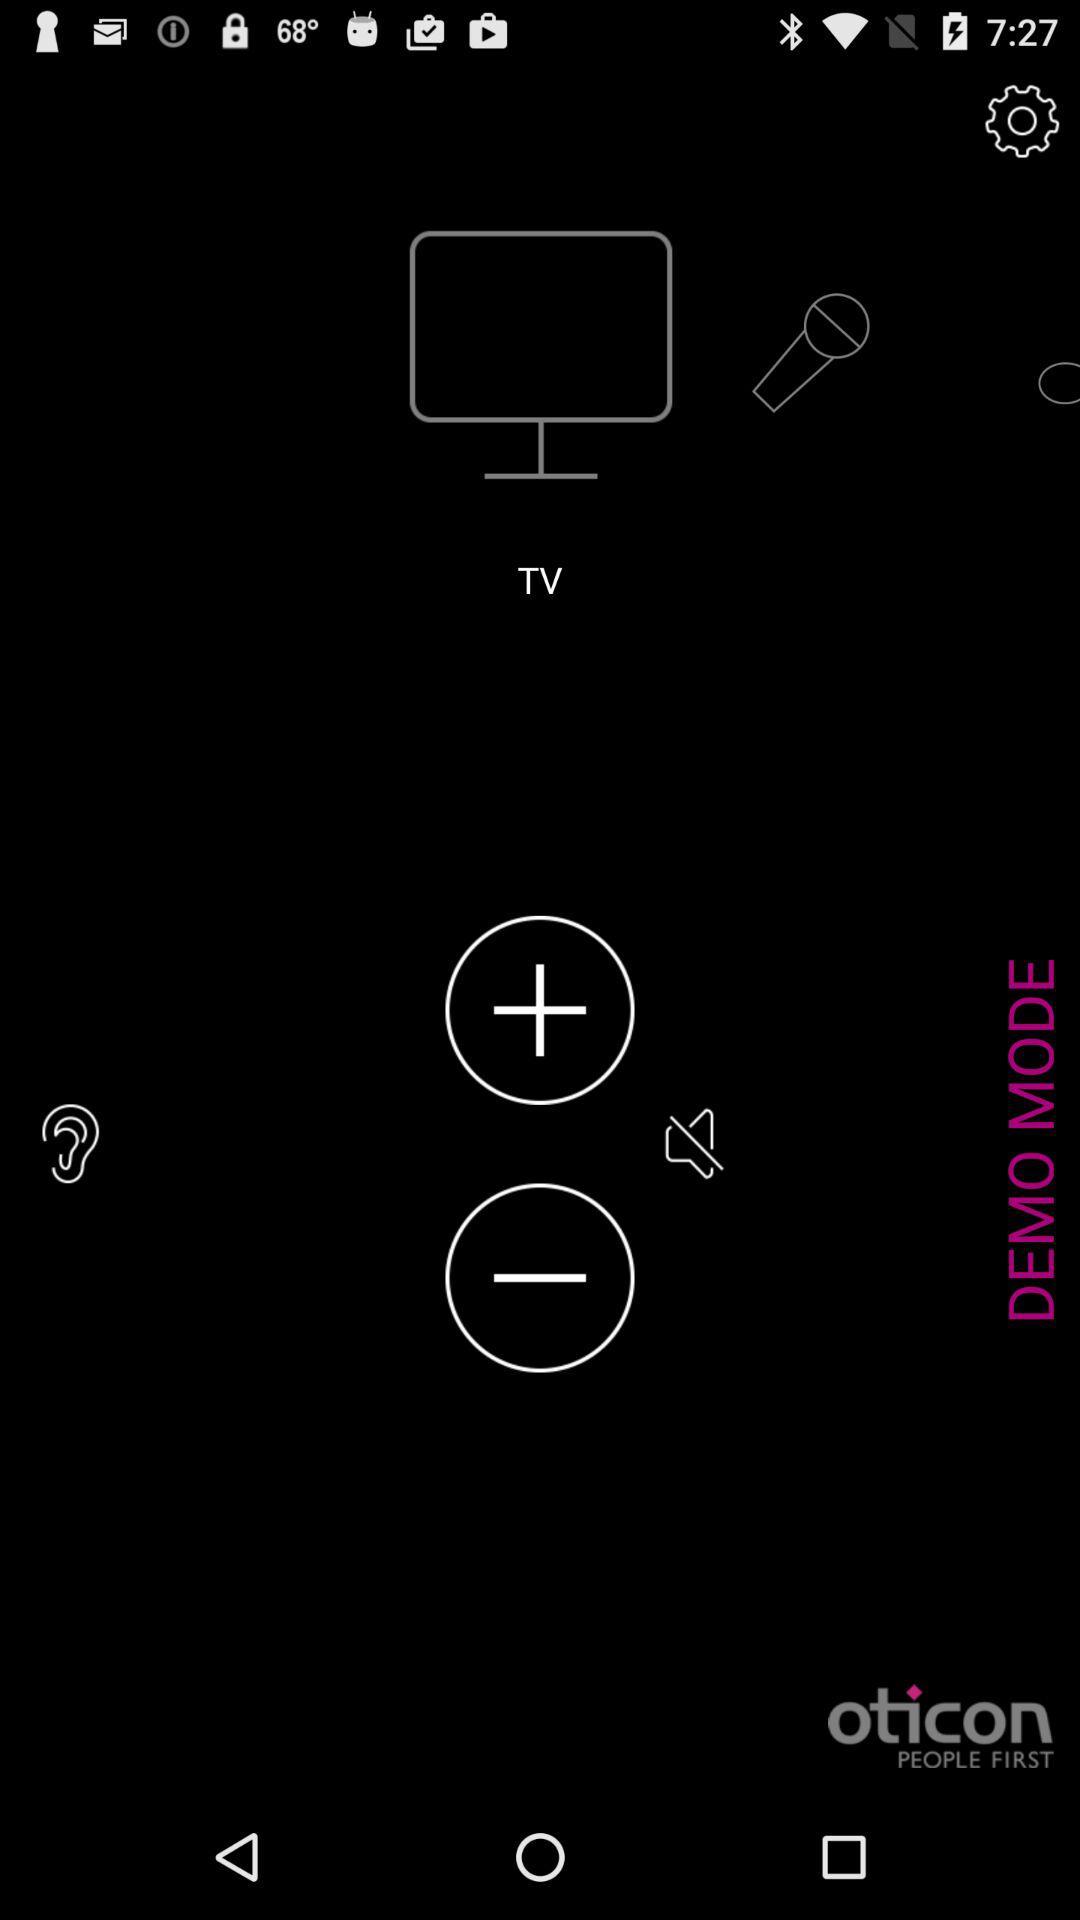 The height and width of the screenshot is (1920, 1080). Describe the element at coordinates (540, 1277) in the screenshot. I see `the icon below the plus icon` at that location.